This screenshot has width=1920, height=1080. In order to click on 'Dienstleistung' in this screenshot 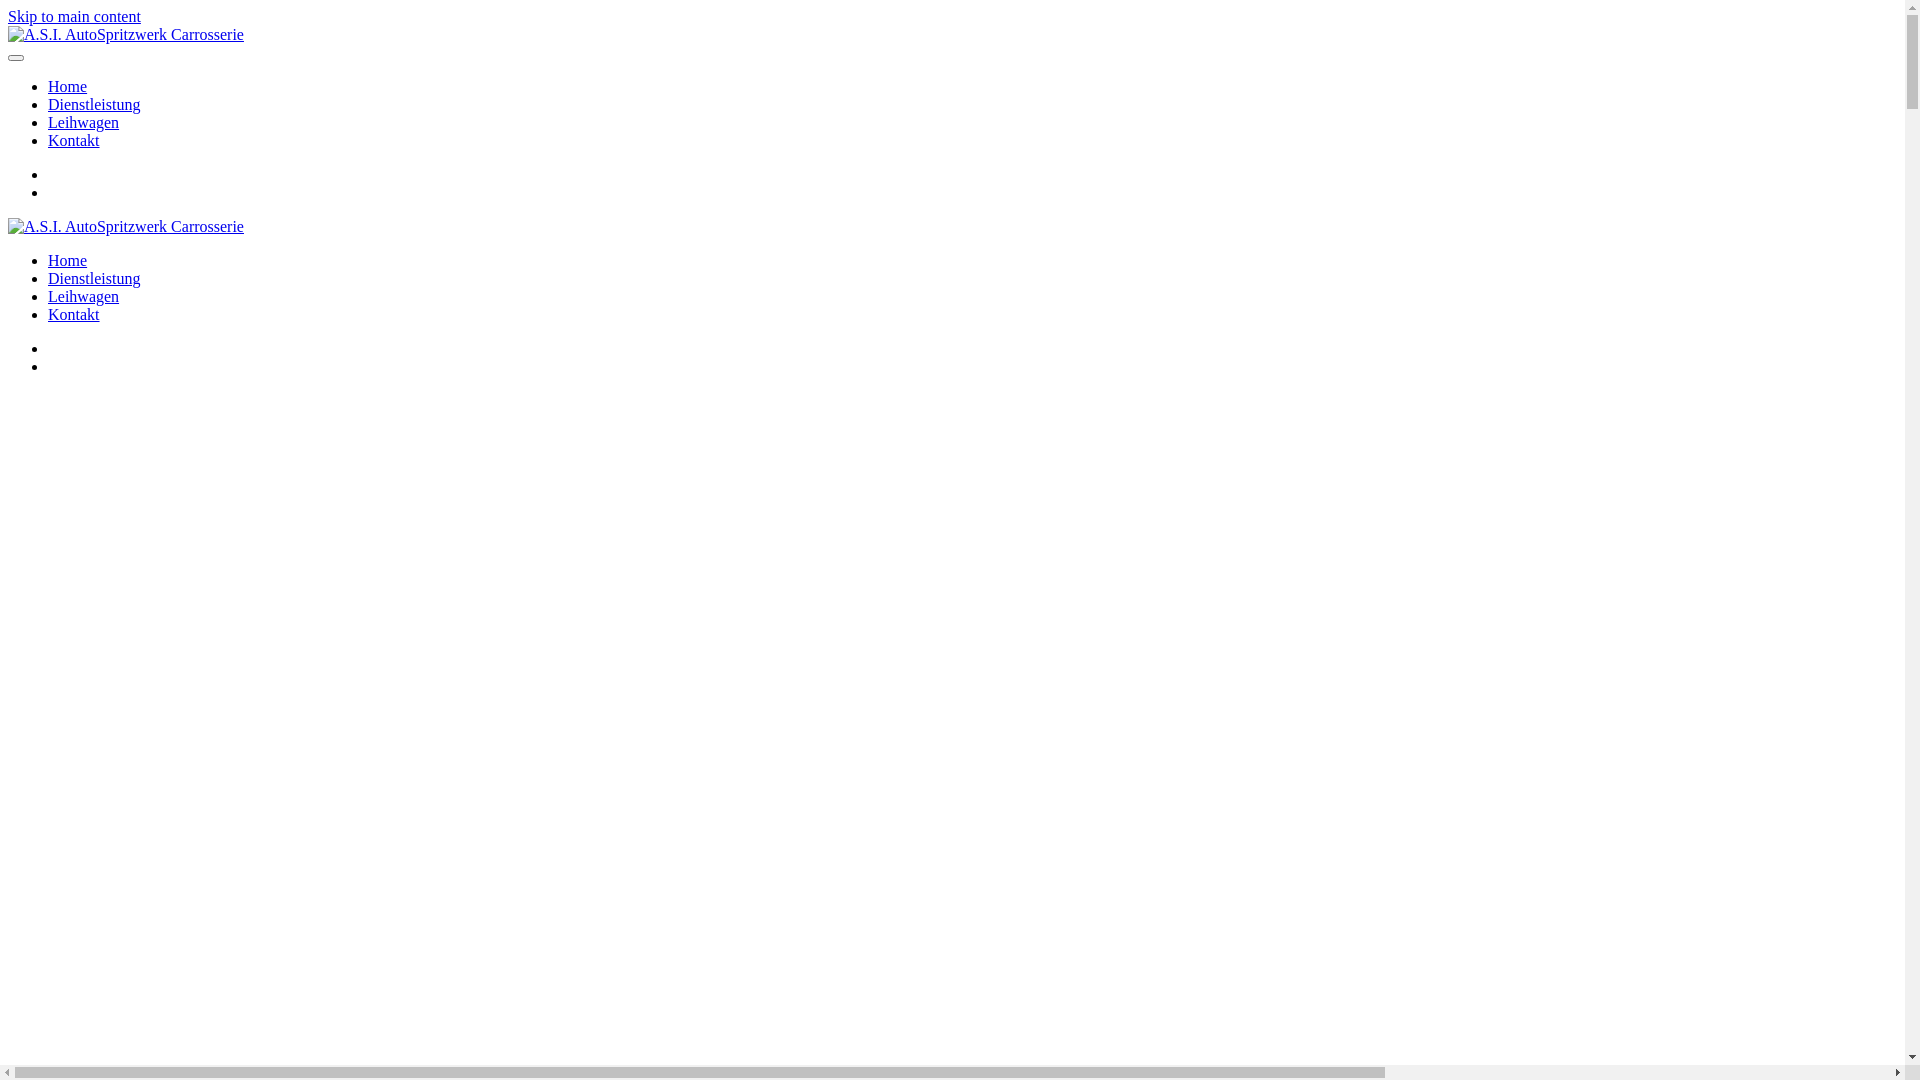, I will do `click(48, 104)`.